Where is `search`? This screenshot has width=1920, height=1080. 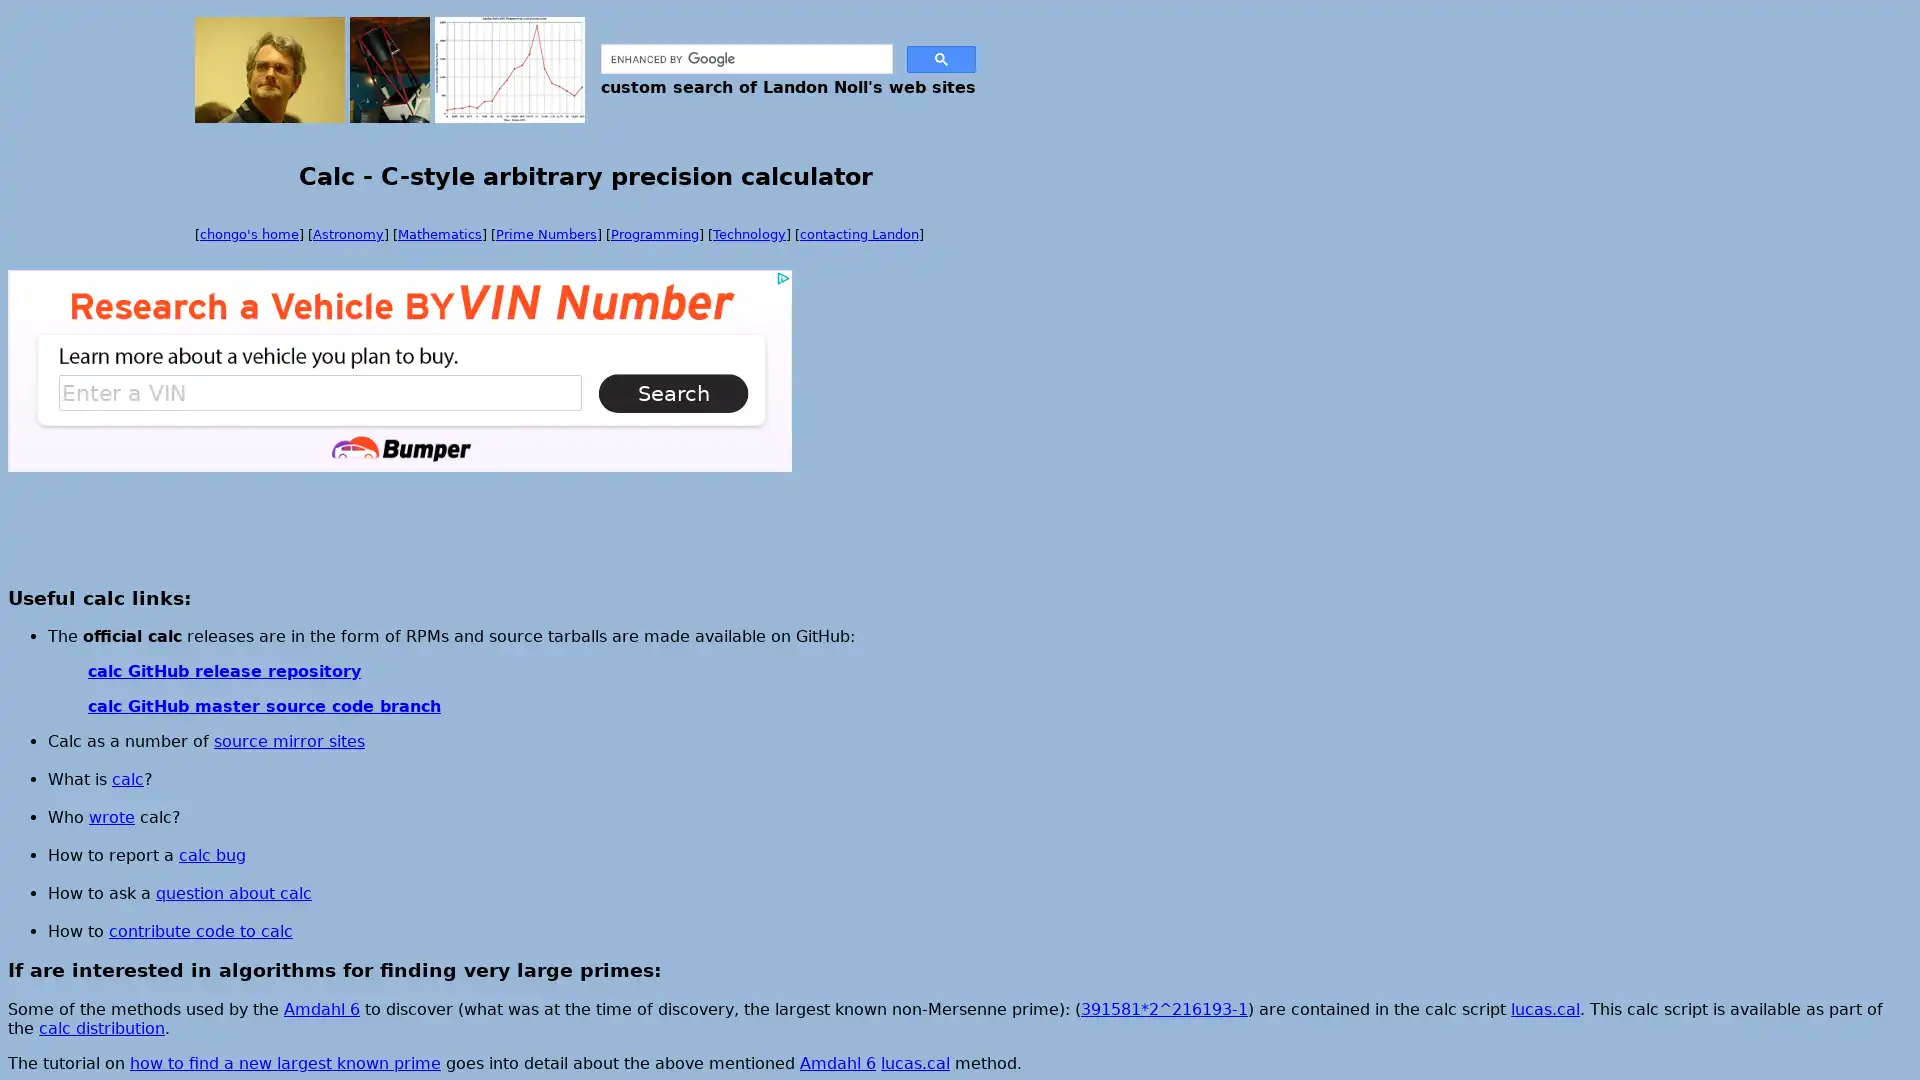 search is located at coordinates (940, 57).